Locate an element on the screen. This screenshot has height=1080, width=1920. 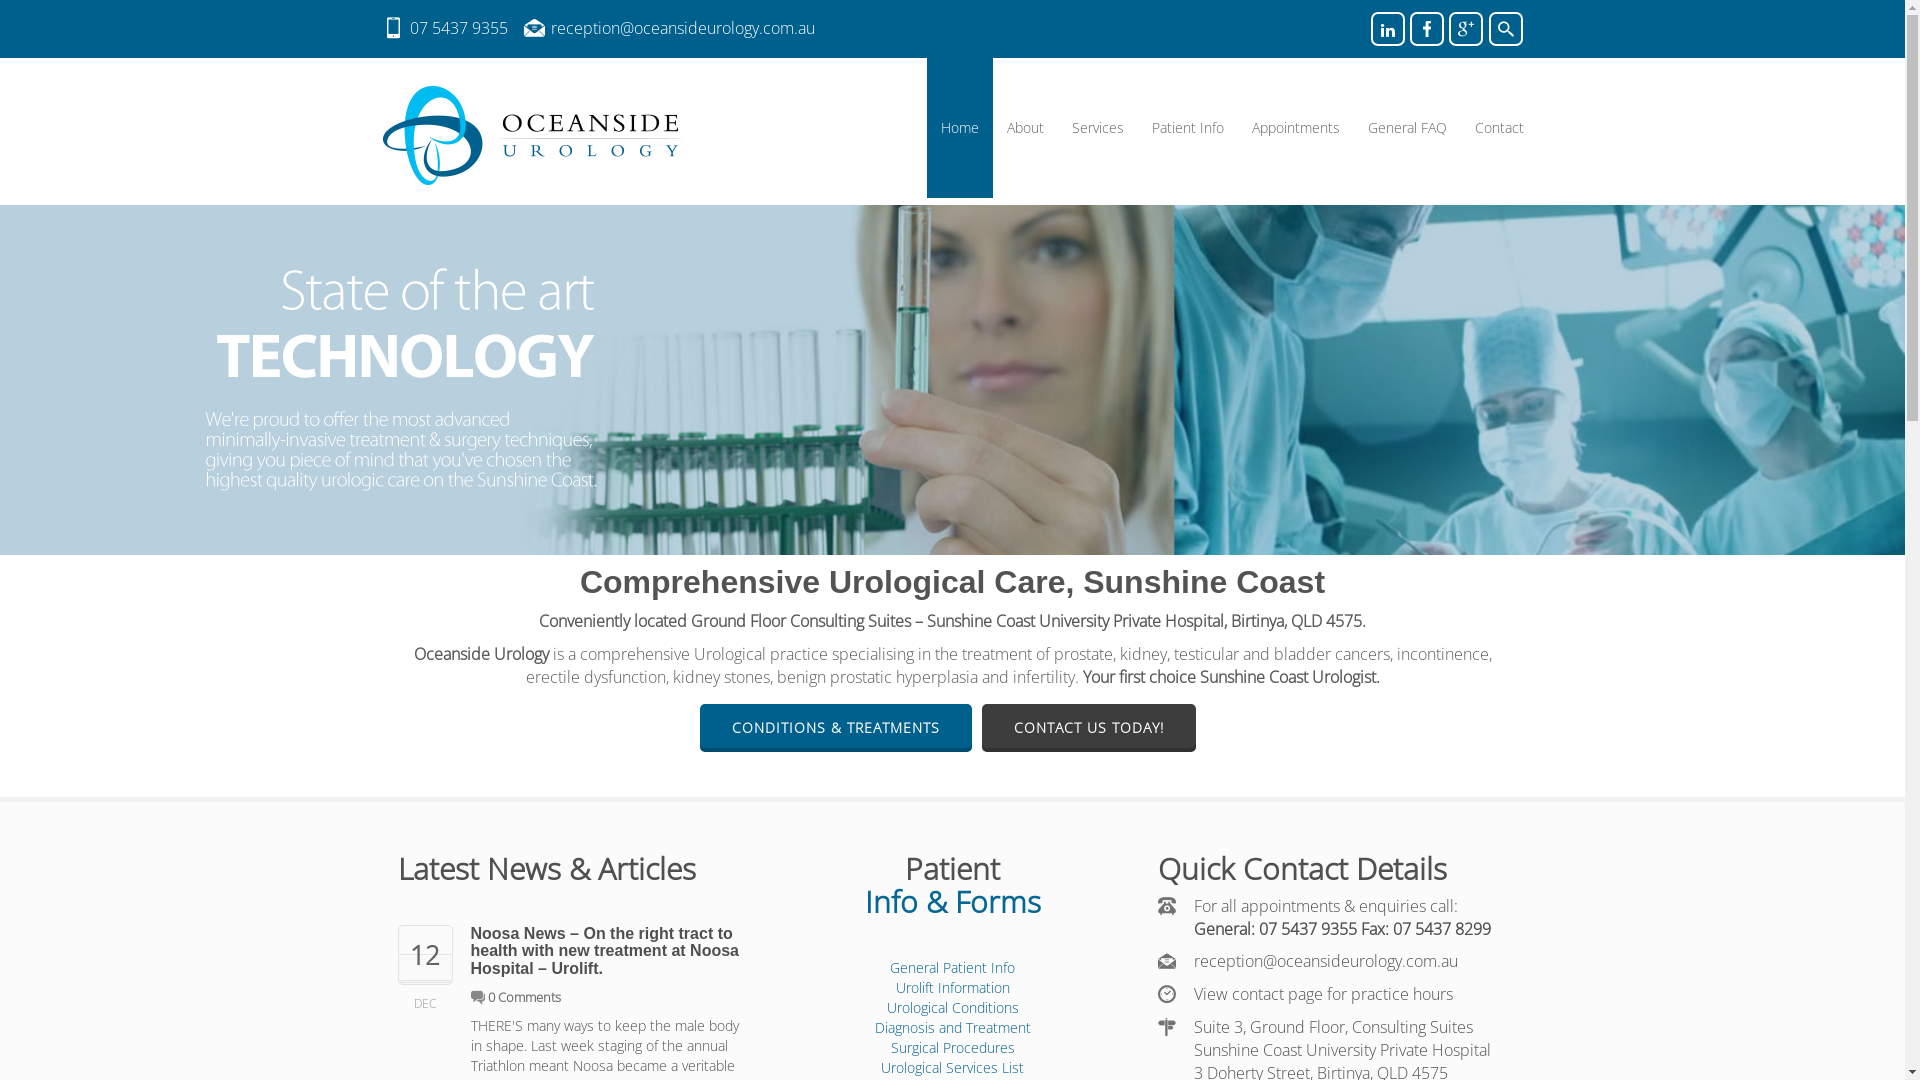
'Diagnosis and Treatment' is located at coordinates (873, 1027).